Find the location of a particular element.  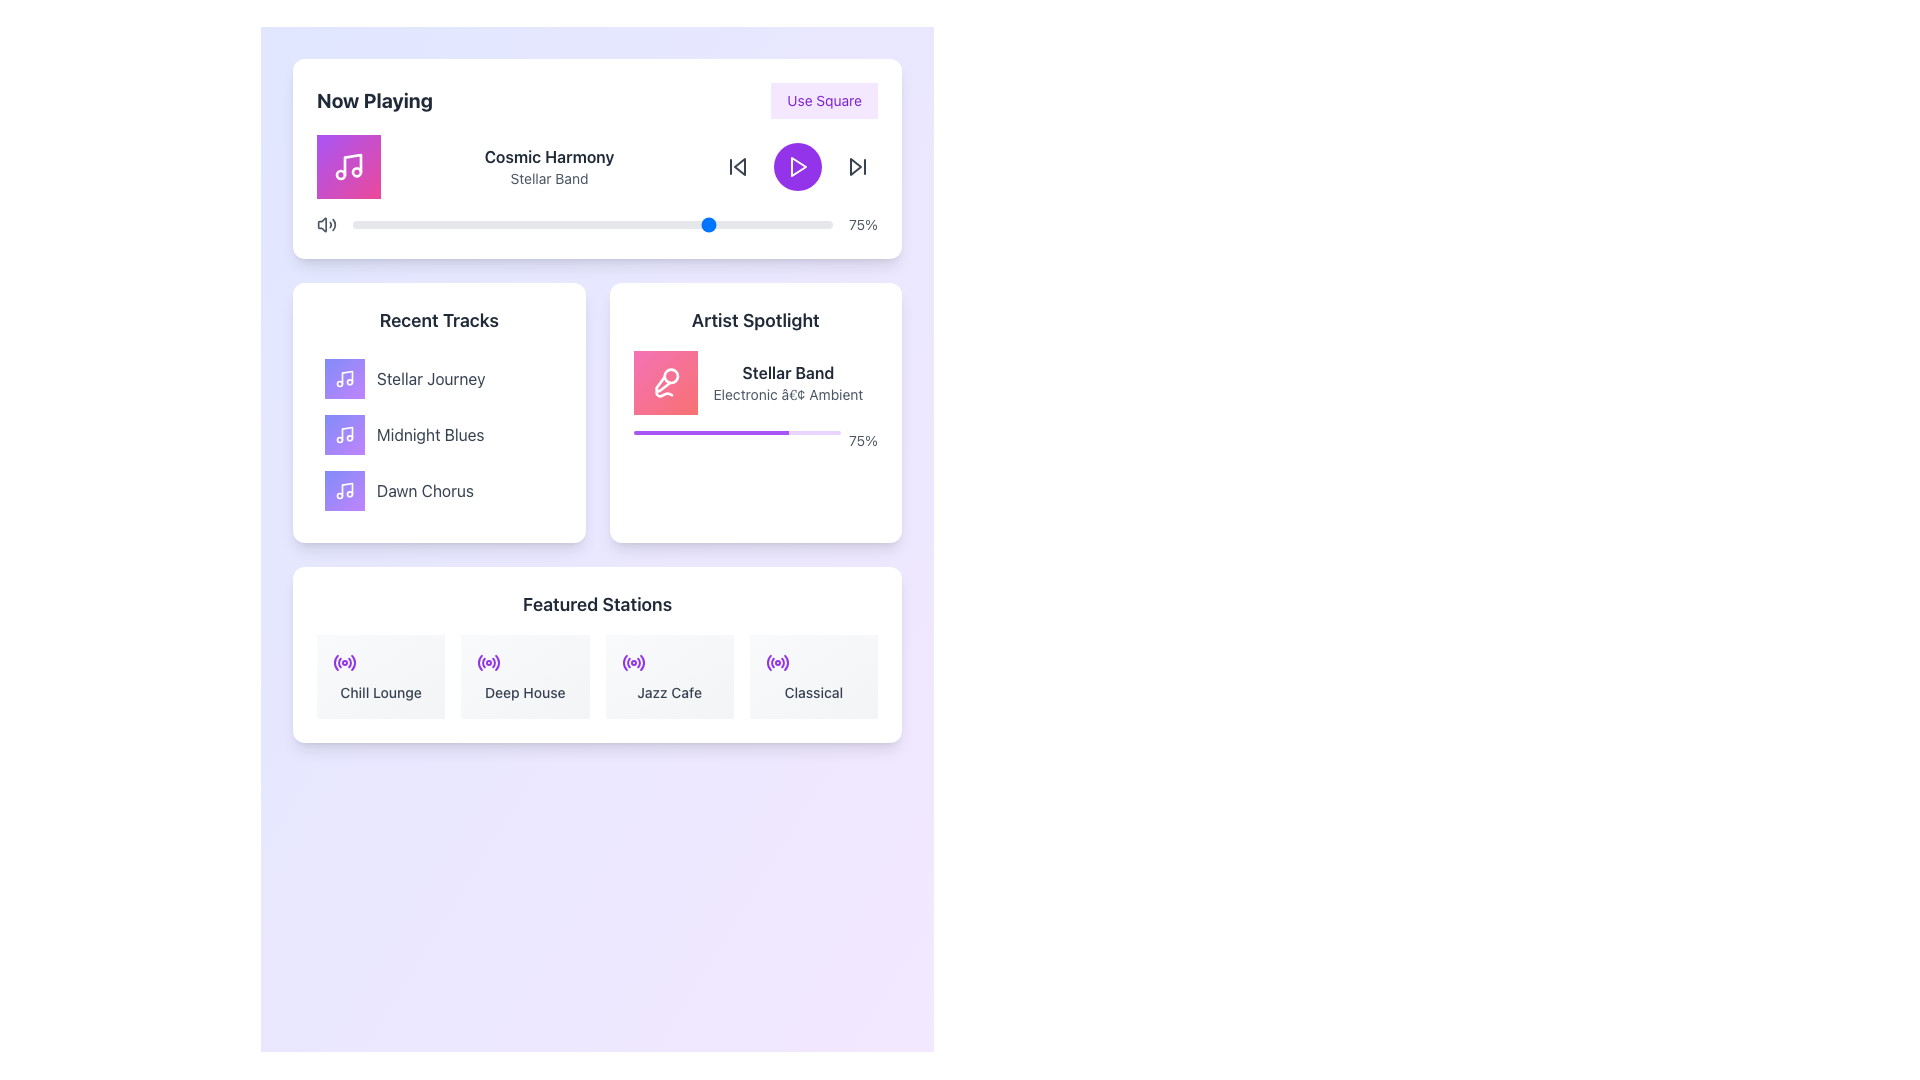

the 'Stellar Journey' text label in the 'Recent Tracks' section is located at coordinates (430, 378).